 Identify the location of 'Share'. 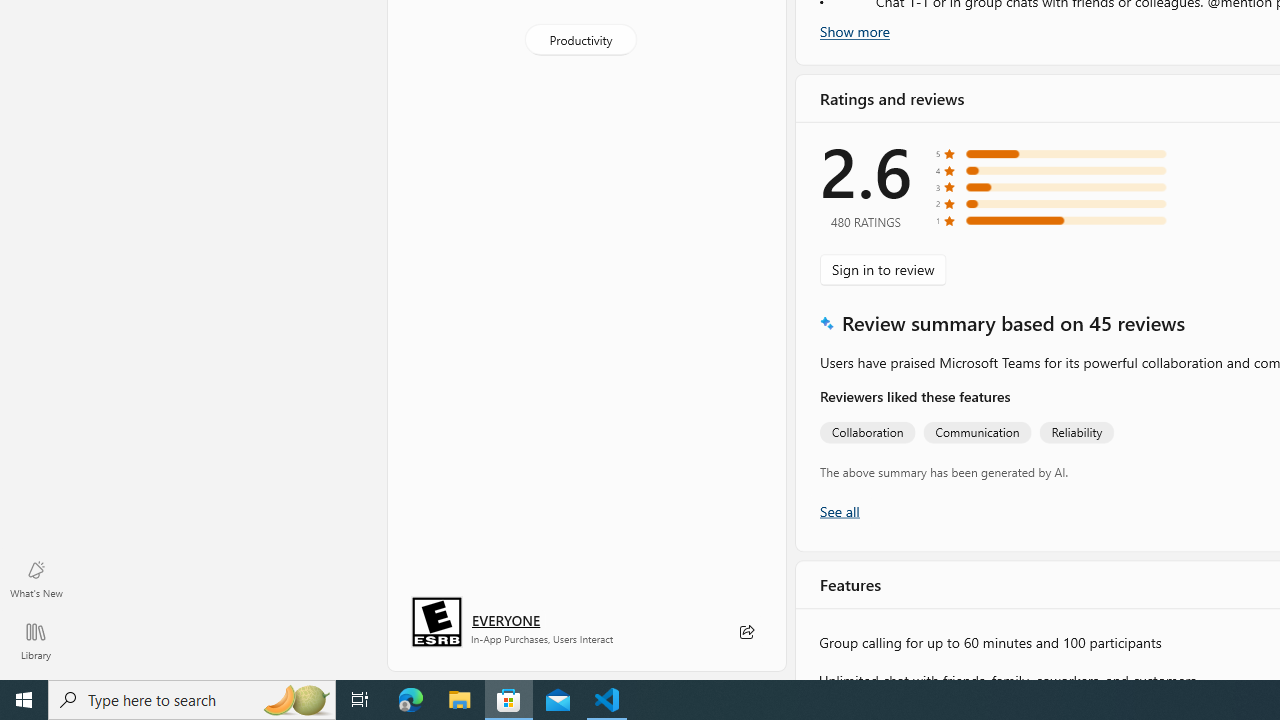
(745, 632).